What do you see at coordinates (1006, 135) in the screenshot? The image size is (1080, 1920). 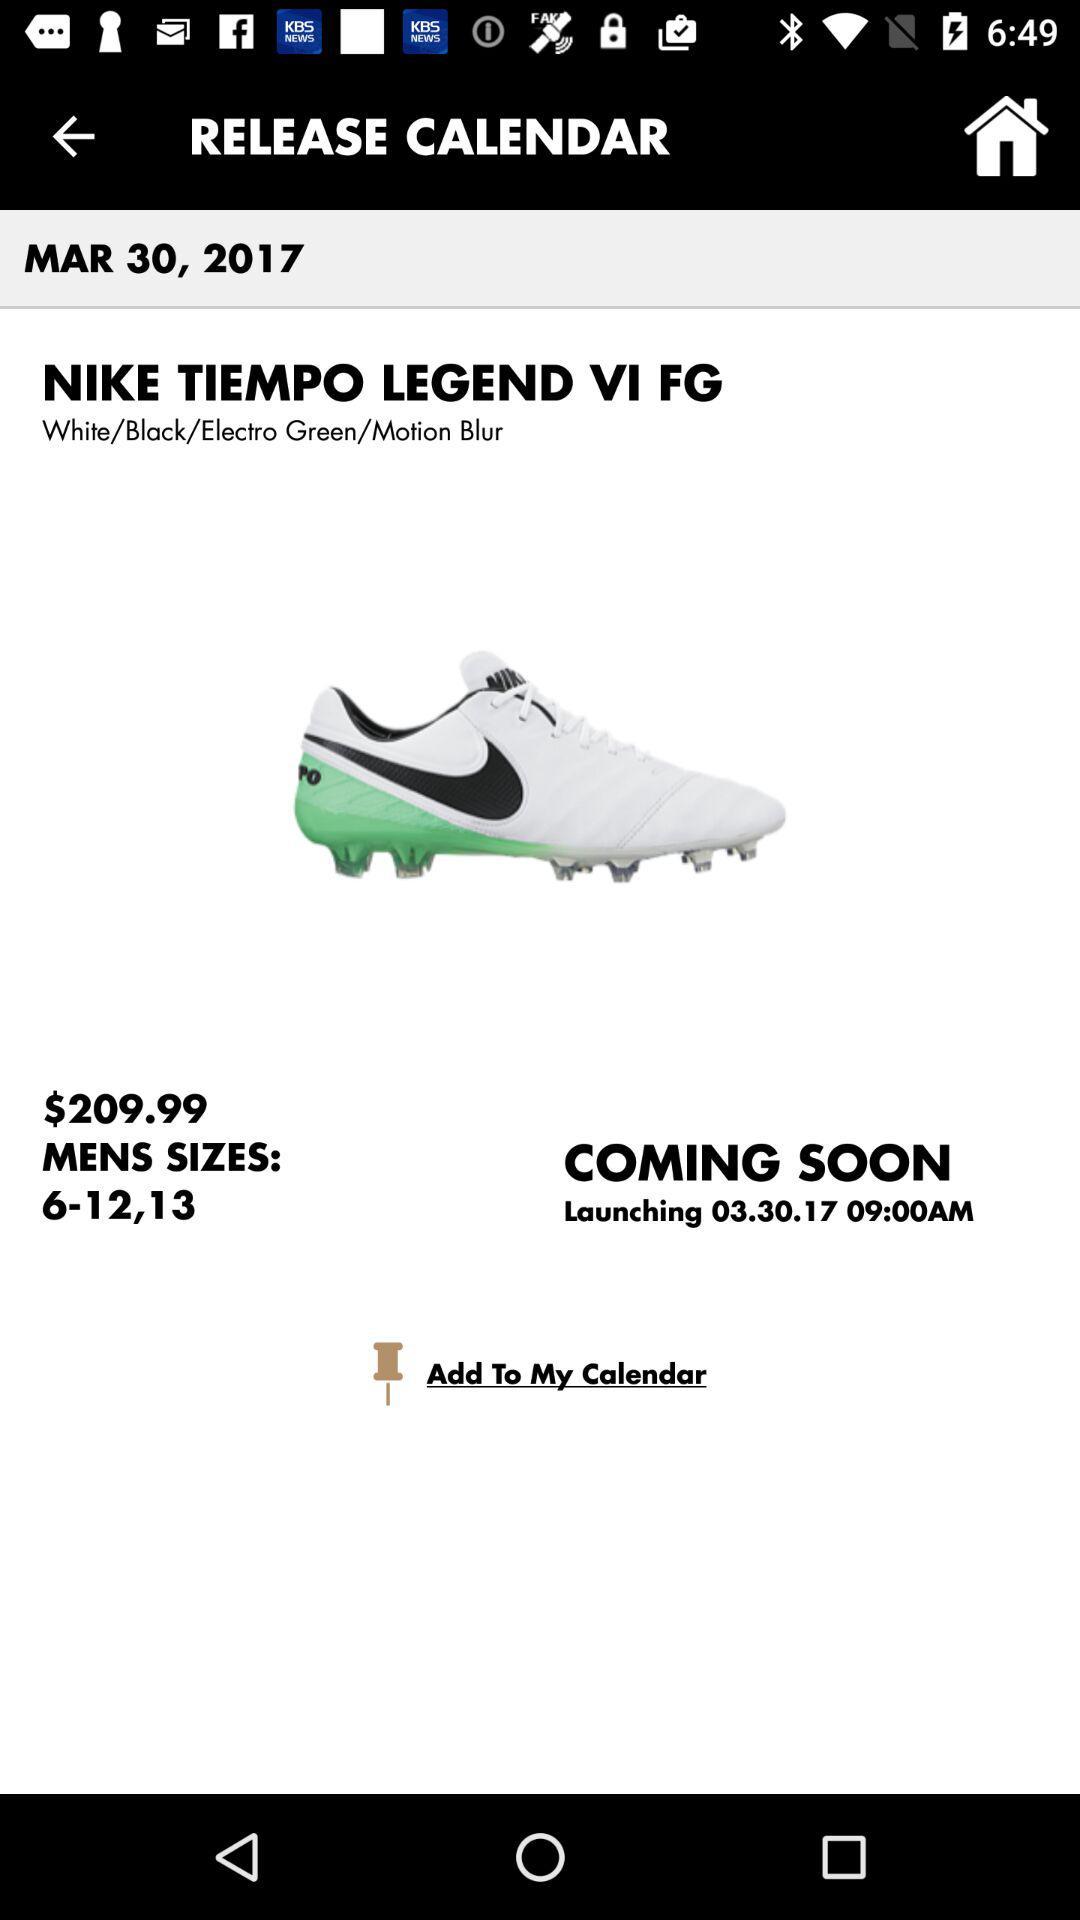 I see `item next to the release calendar` at bounding box center [1006, 135].